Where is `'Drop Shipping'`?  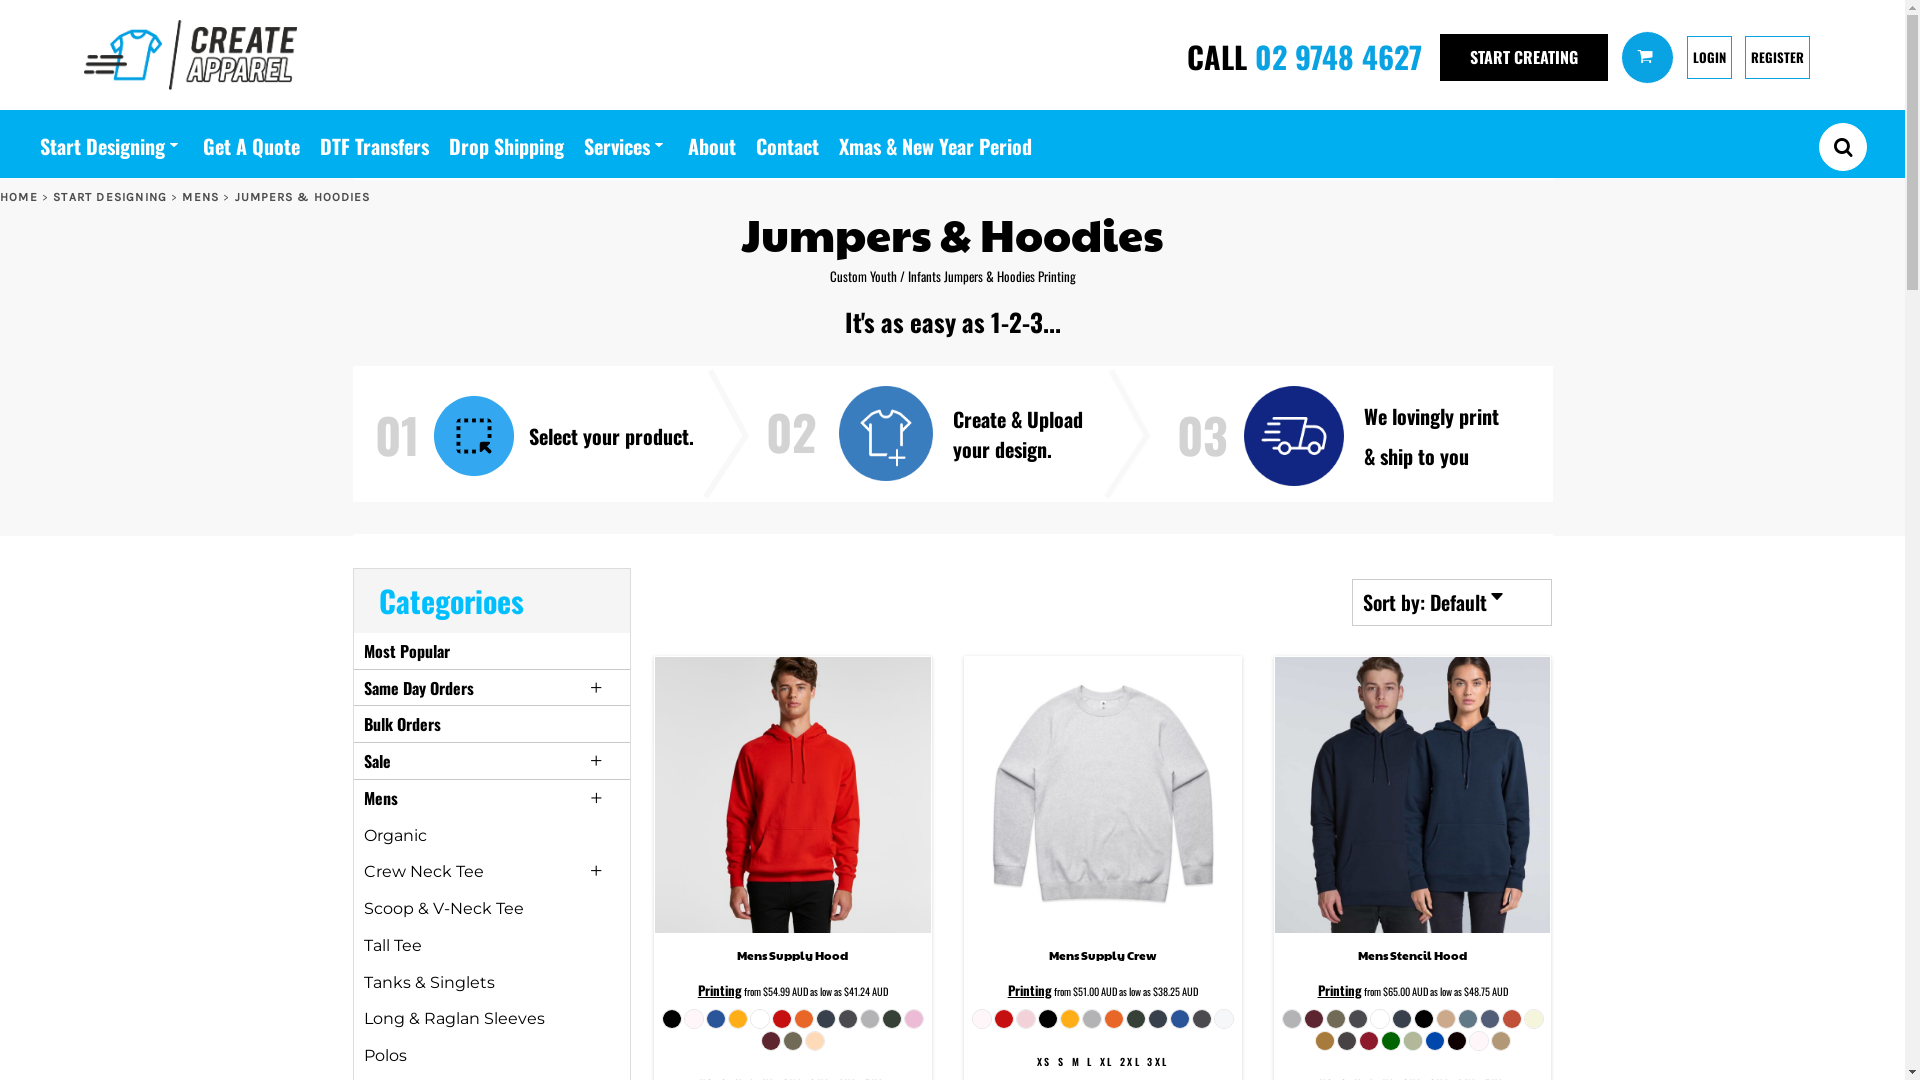
'Drop Shipping' is located at coordinates (506, 142).